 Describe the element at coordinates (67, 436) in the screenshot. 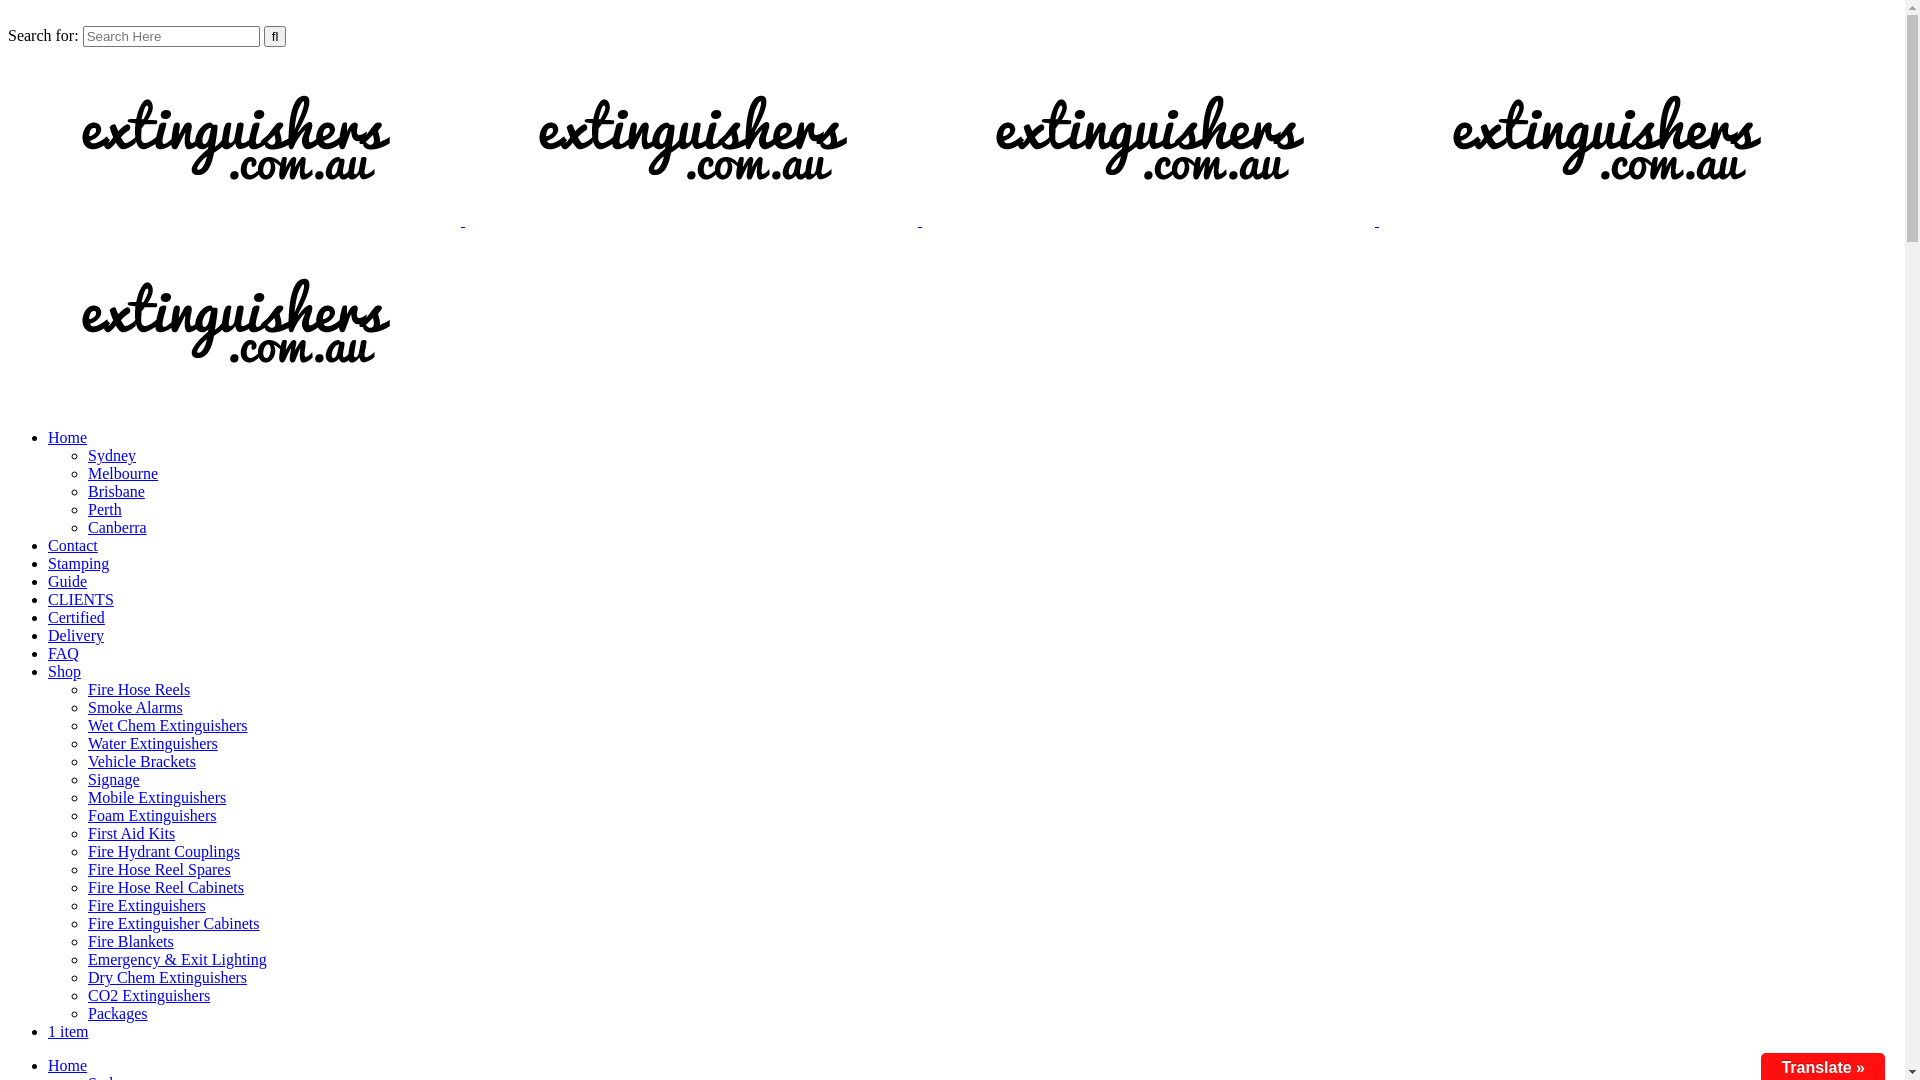

I see `'Home'` at that location.